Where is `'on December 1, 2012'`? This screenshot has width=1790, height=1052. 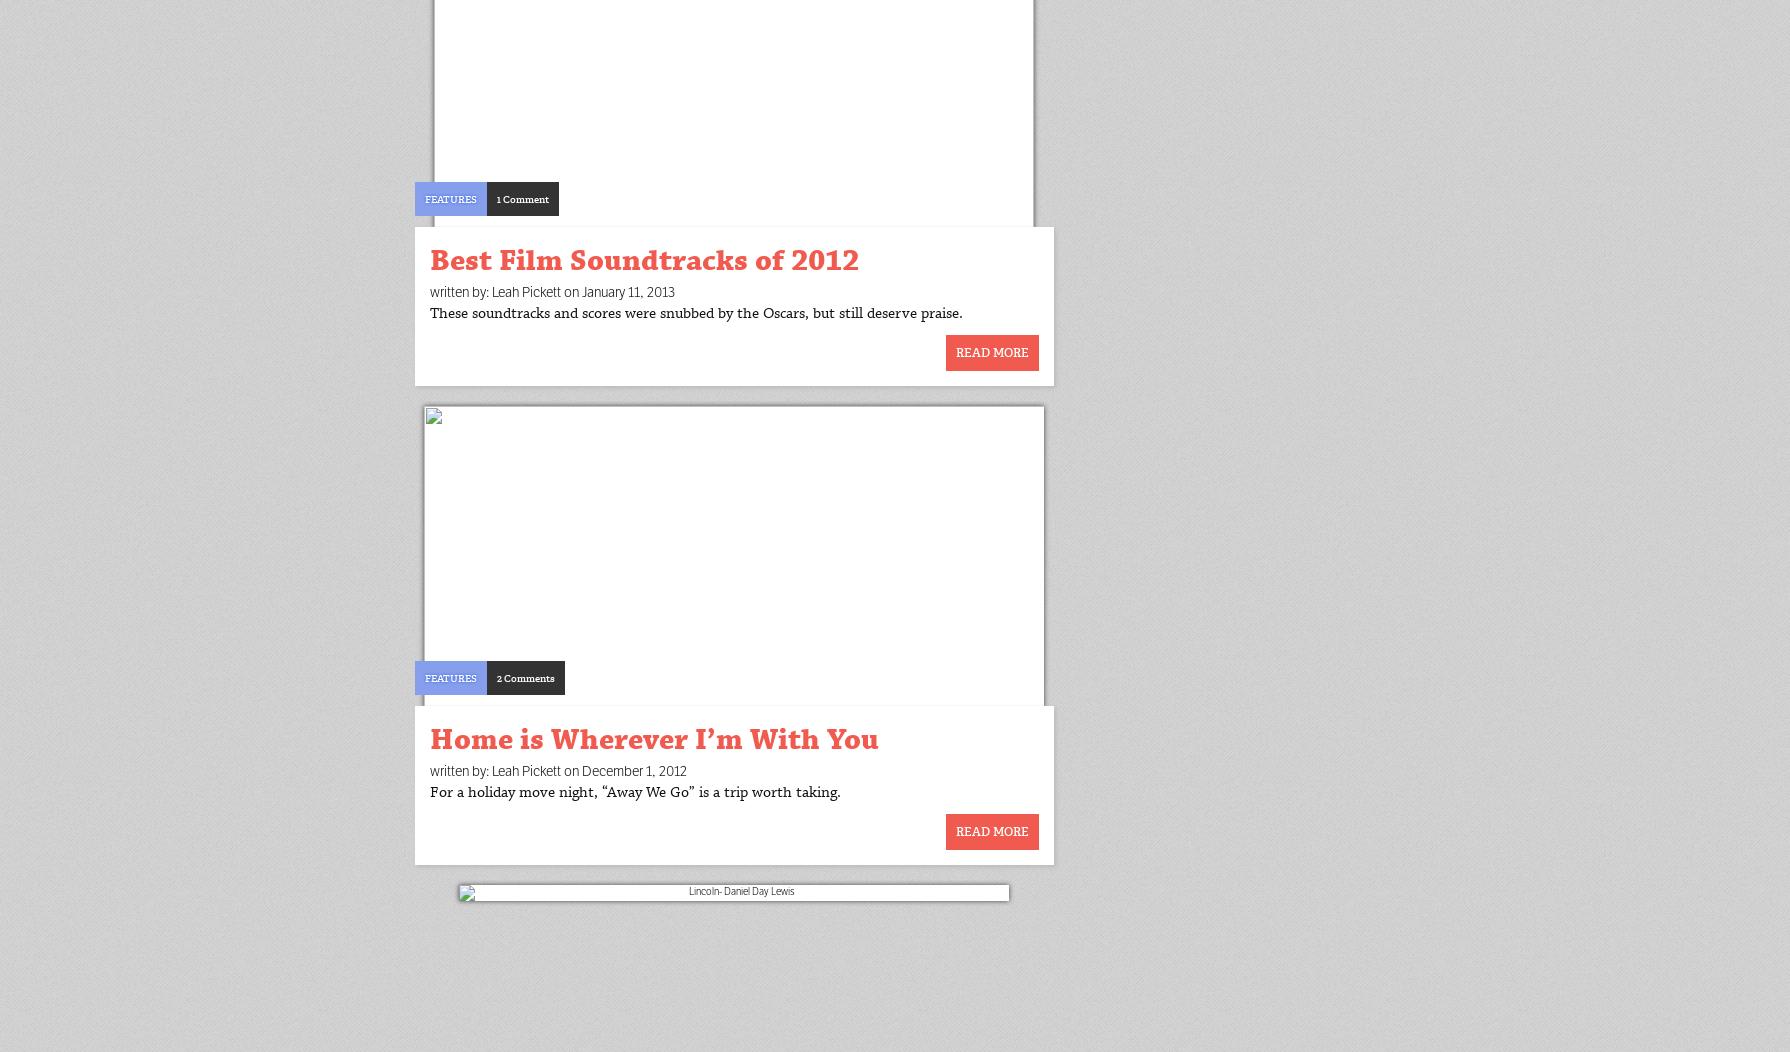
'on December 1, 2012' is located at coordinates (624, 768).